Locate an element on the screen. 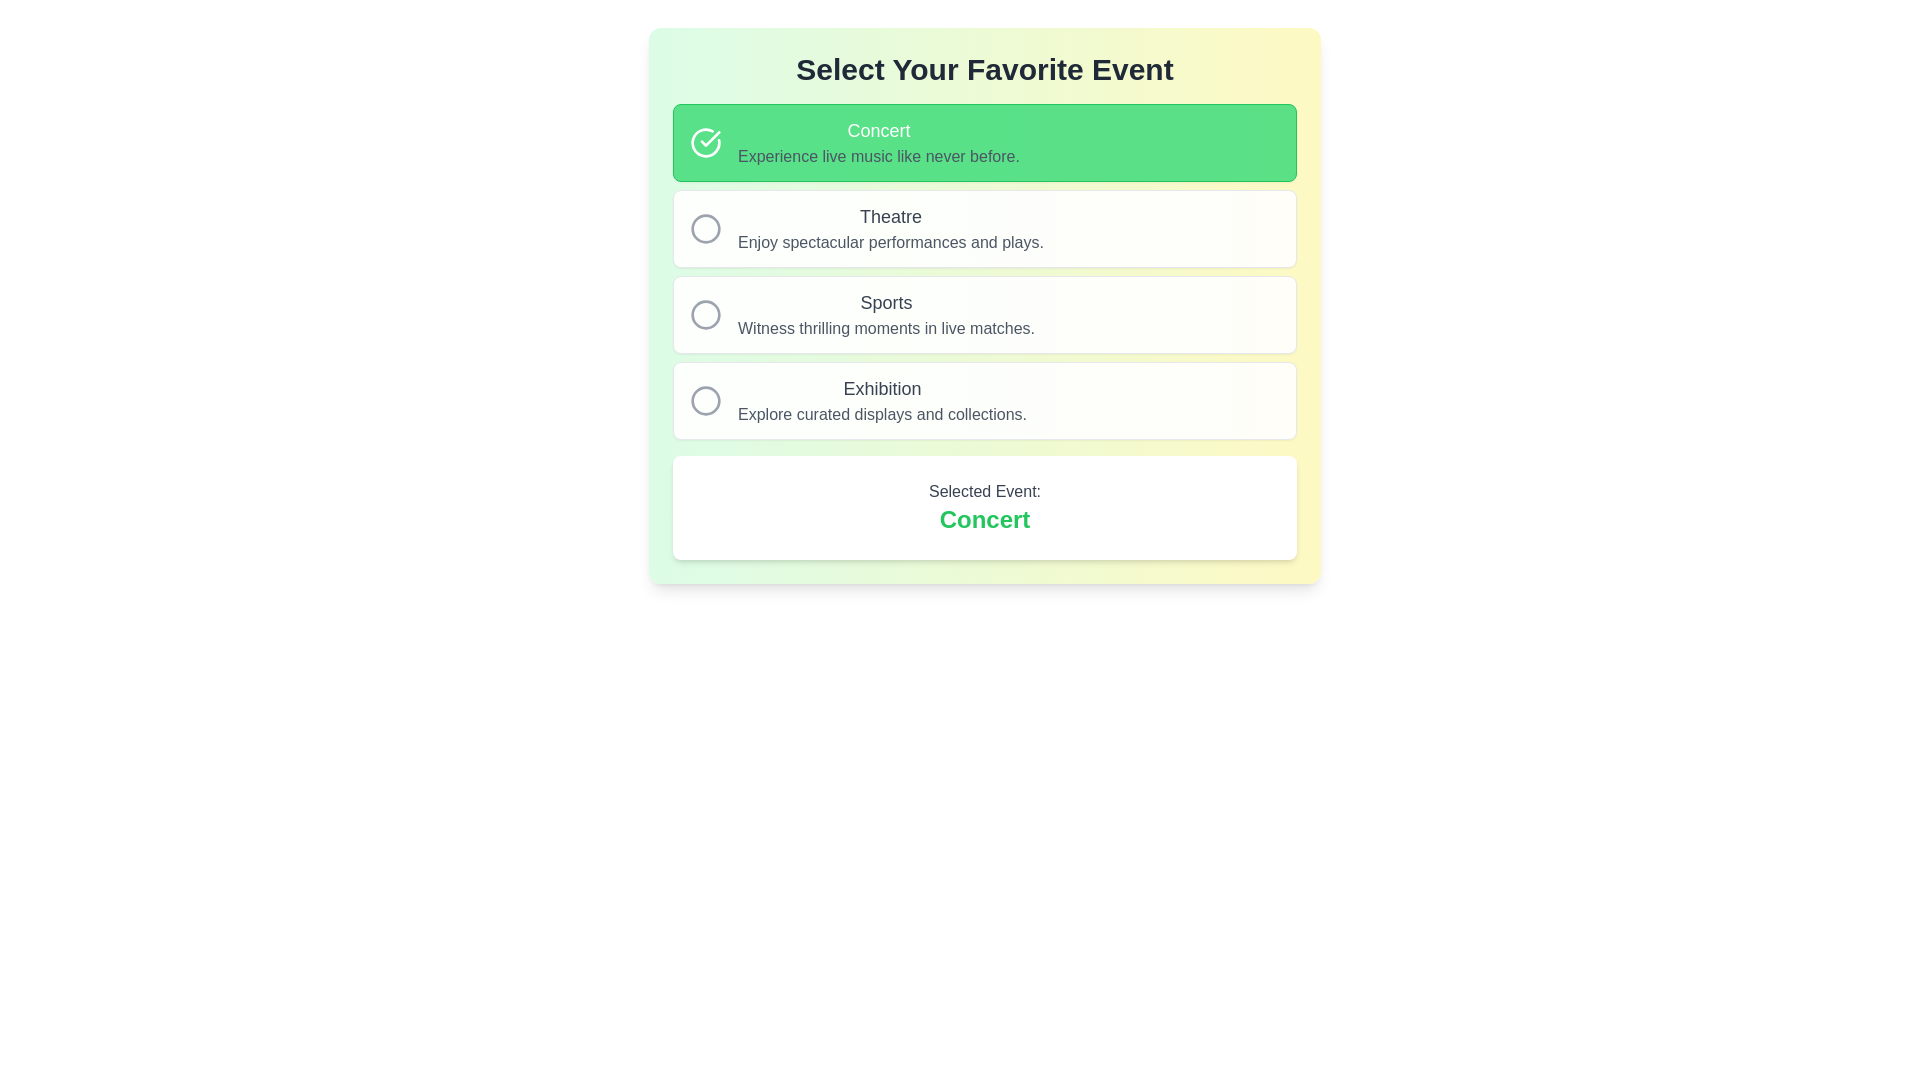  the selection status icon representing the 'Concert' event, located at the left side of the topmost green-highlighted list item, directly above 'Theatre' is located at coordinates (705, 141).